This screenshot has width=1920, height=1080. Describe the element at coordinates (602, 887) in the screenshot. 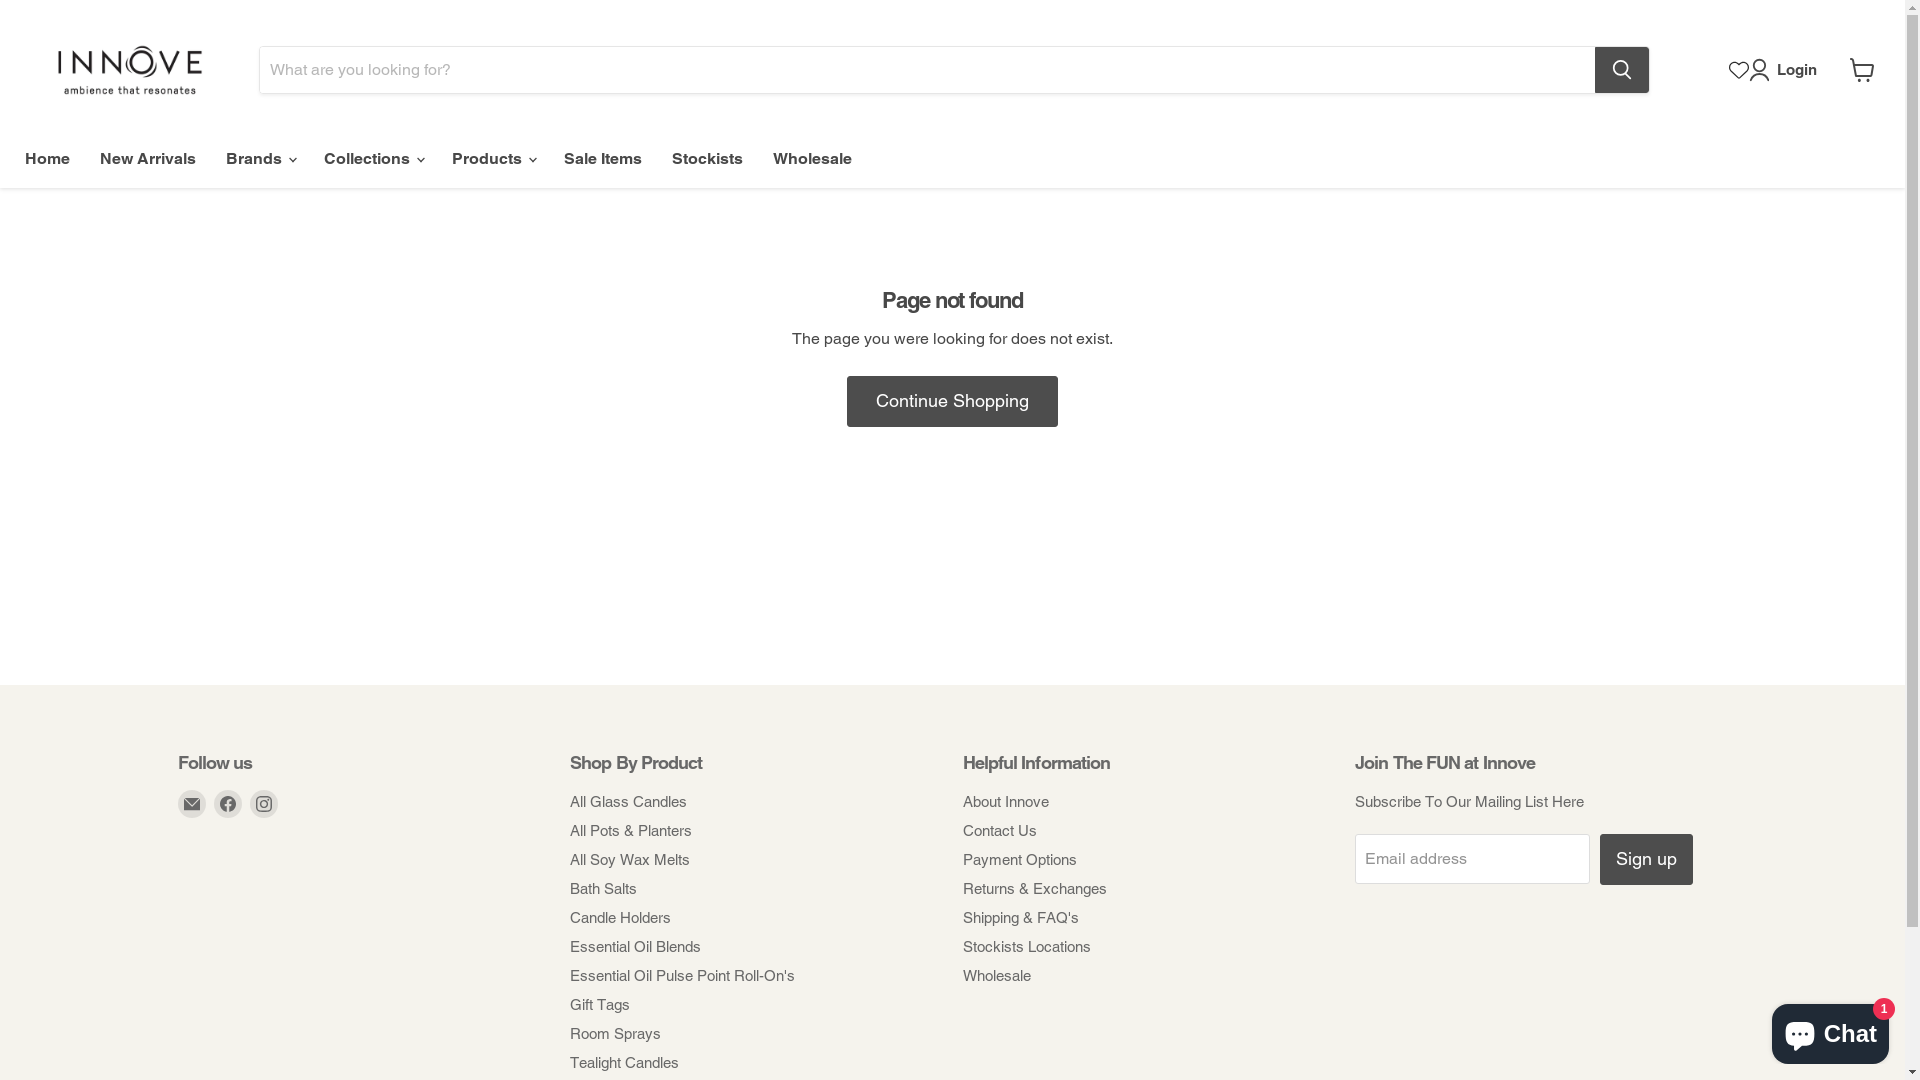

I see `'Bath Salts'` at that location.